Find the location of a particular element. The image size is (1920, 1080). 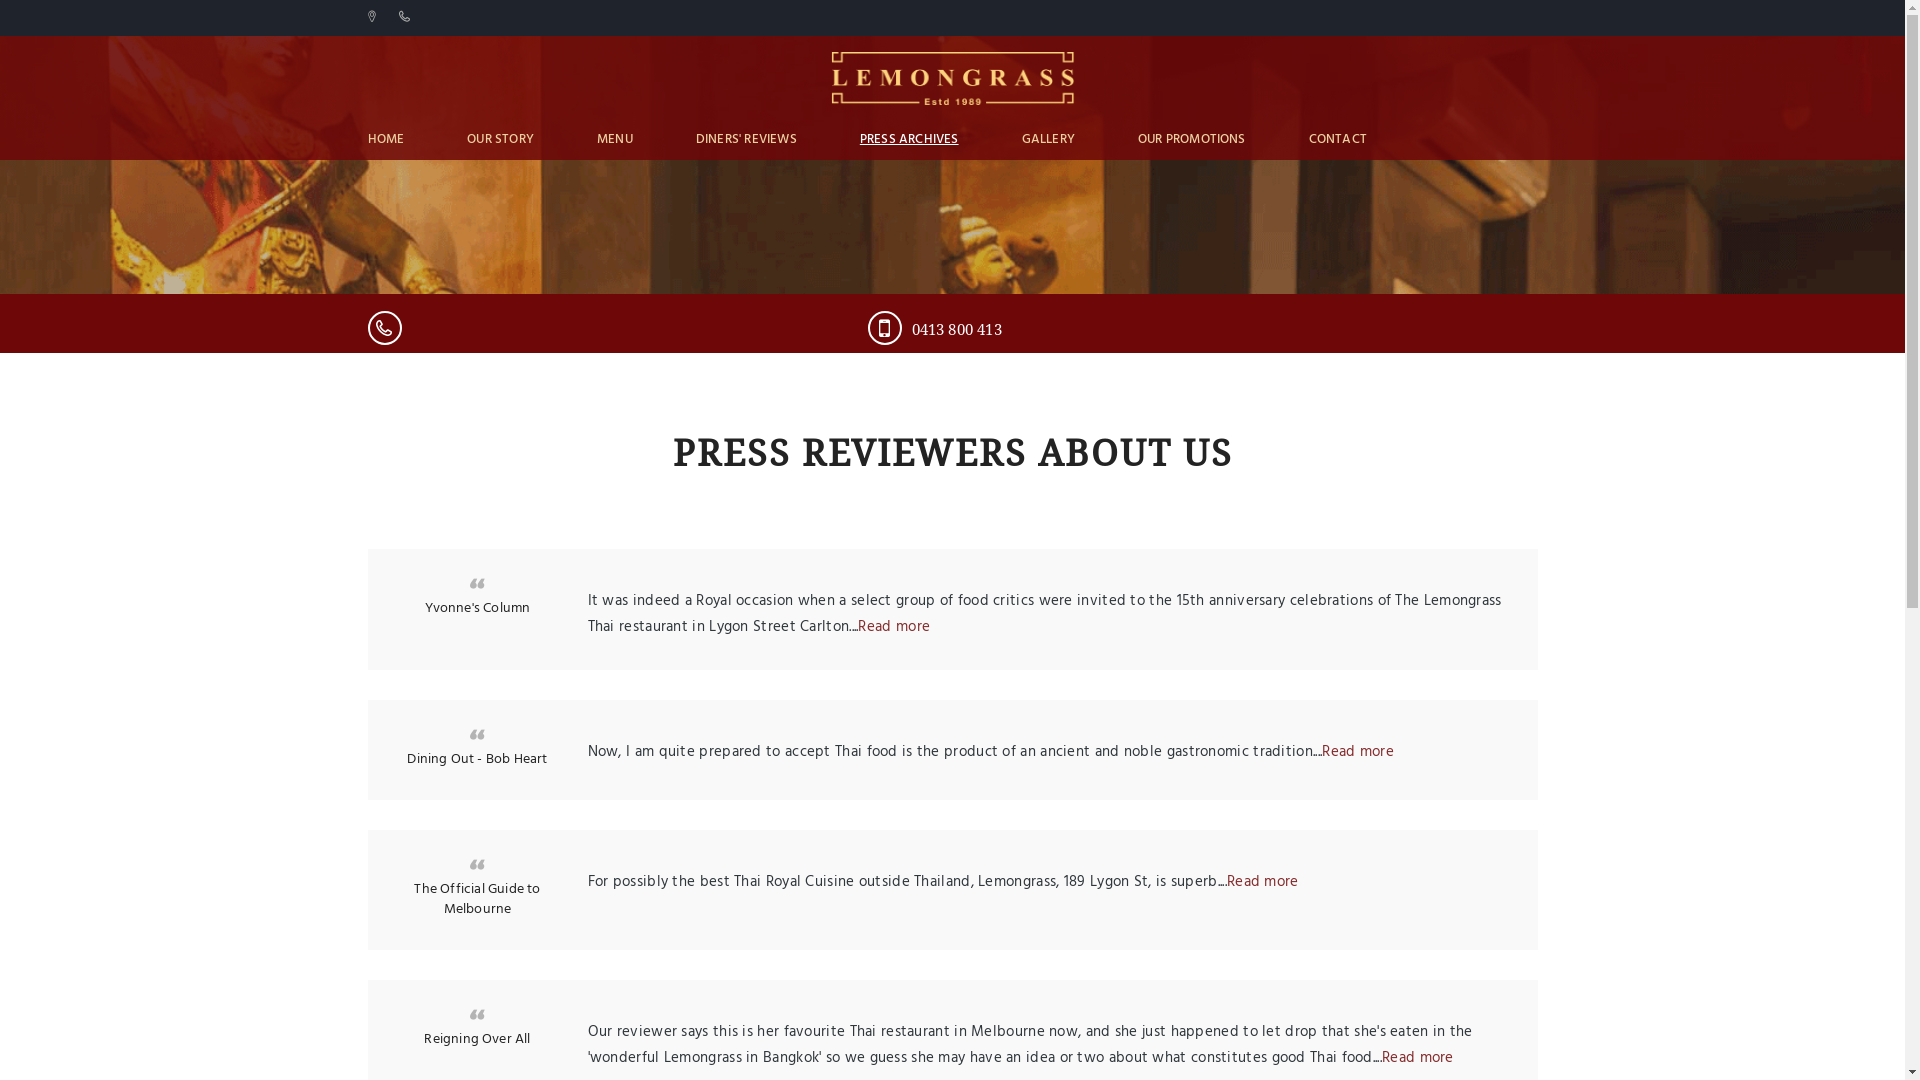

'Read more' is located at coordinates (1358, 752).